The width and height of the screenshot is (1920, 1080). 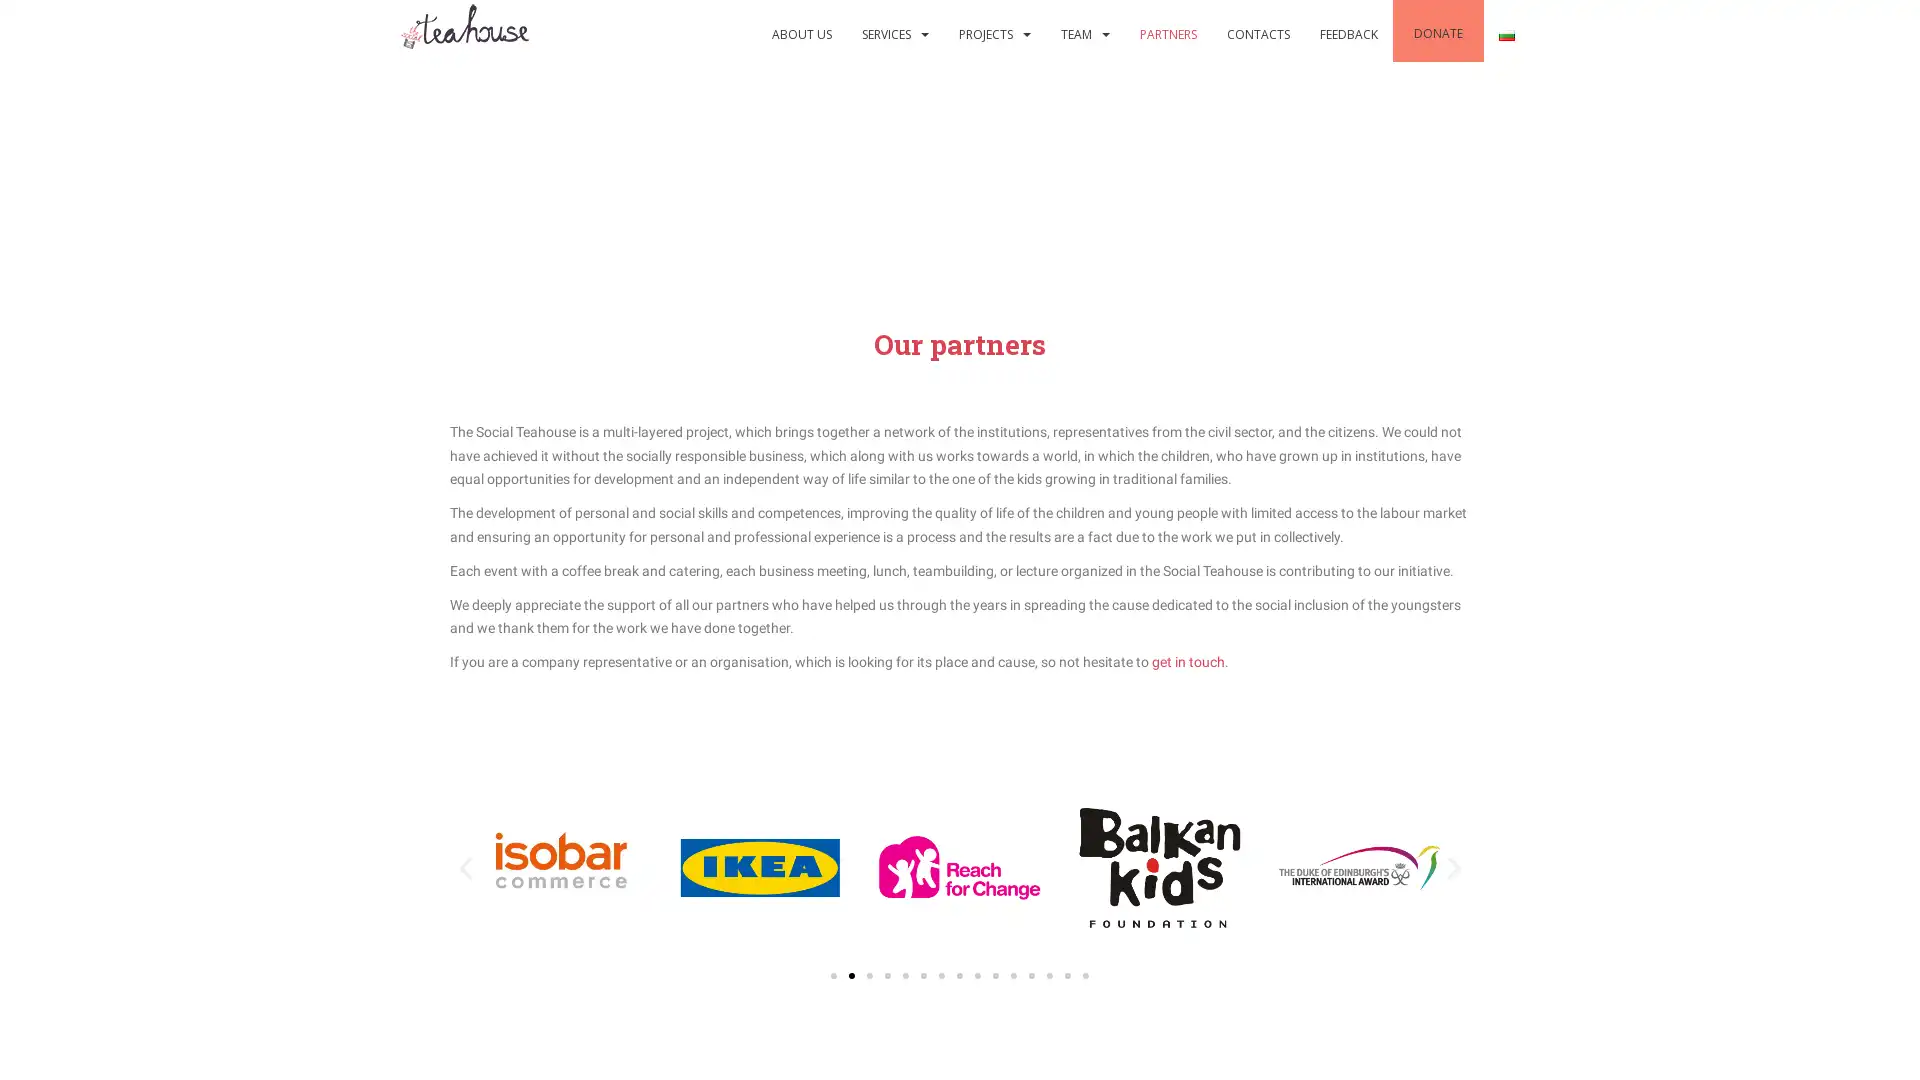 I want to click on Previous slide, so click(x=464, y=866).